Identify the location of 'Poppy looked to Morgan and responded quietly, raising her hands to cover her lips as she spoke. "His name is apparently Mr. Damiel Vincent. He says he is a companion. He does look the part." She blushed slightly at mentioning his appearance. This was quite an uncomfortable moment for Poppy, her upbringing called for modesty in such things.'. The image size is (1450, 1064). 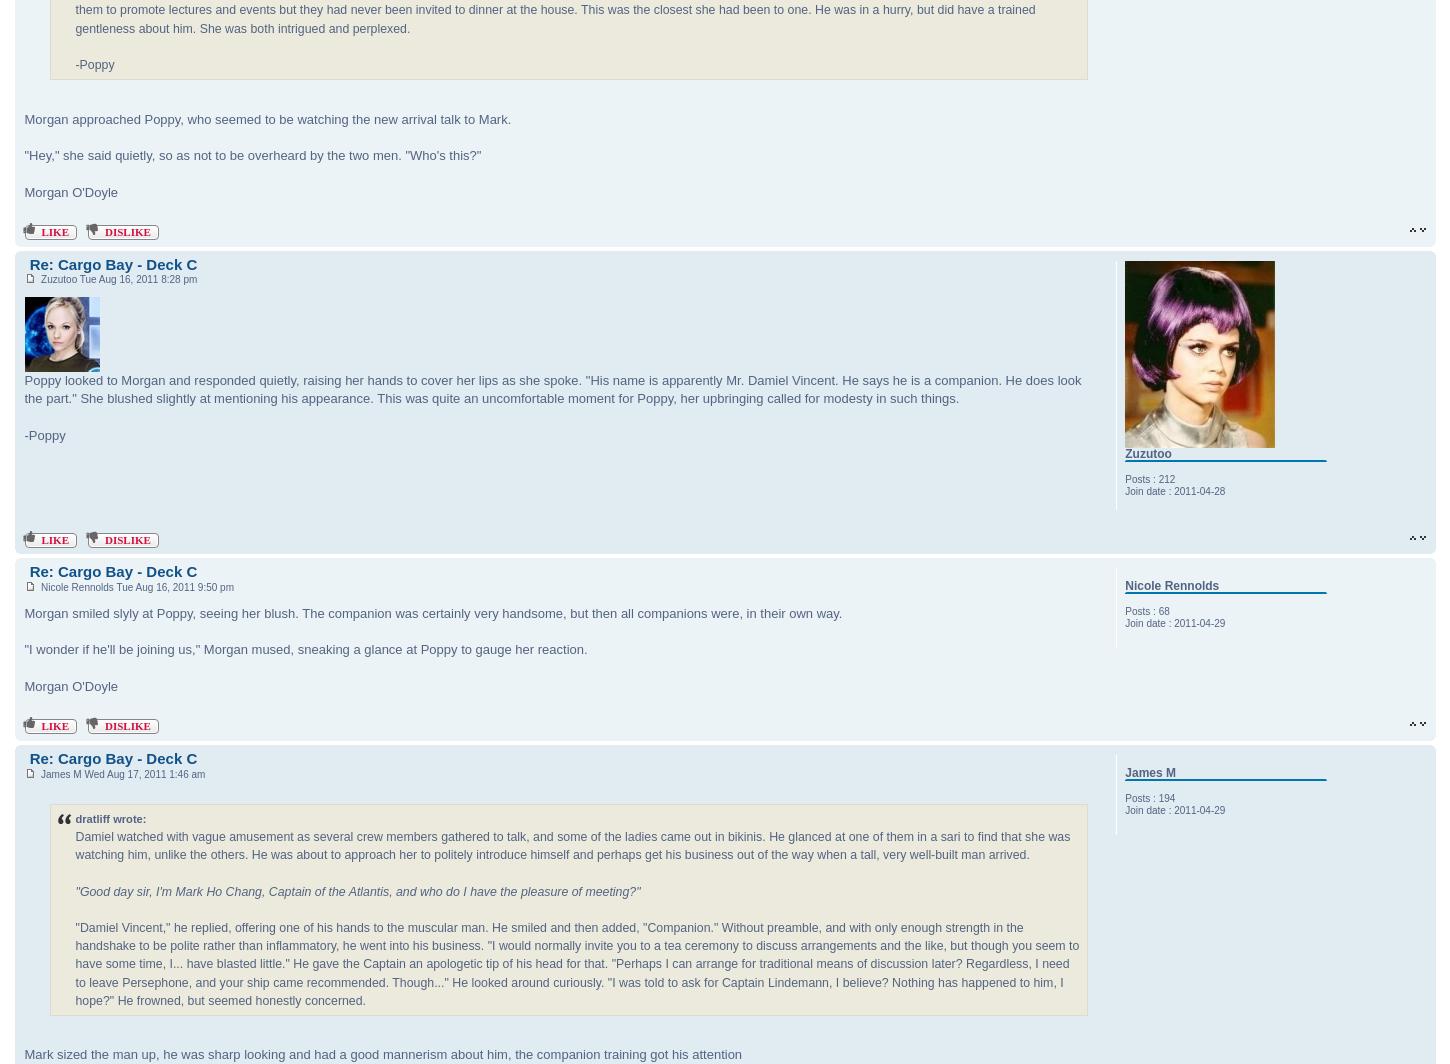
(552, 389).